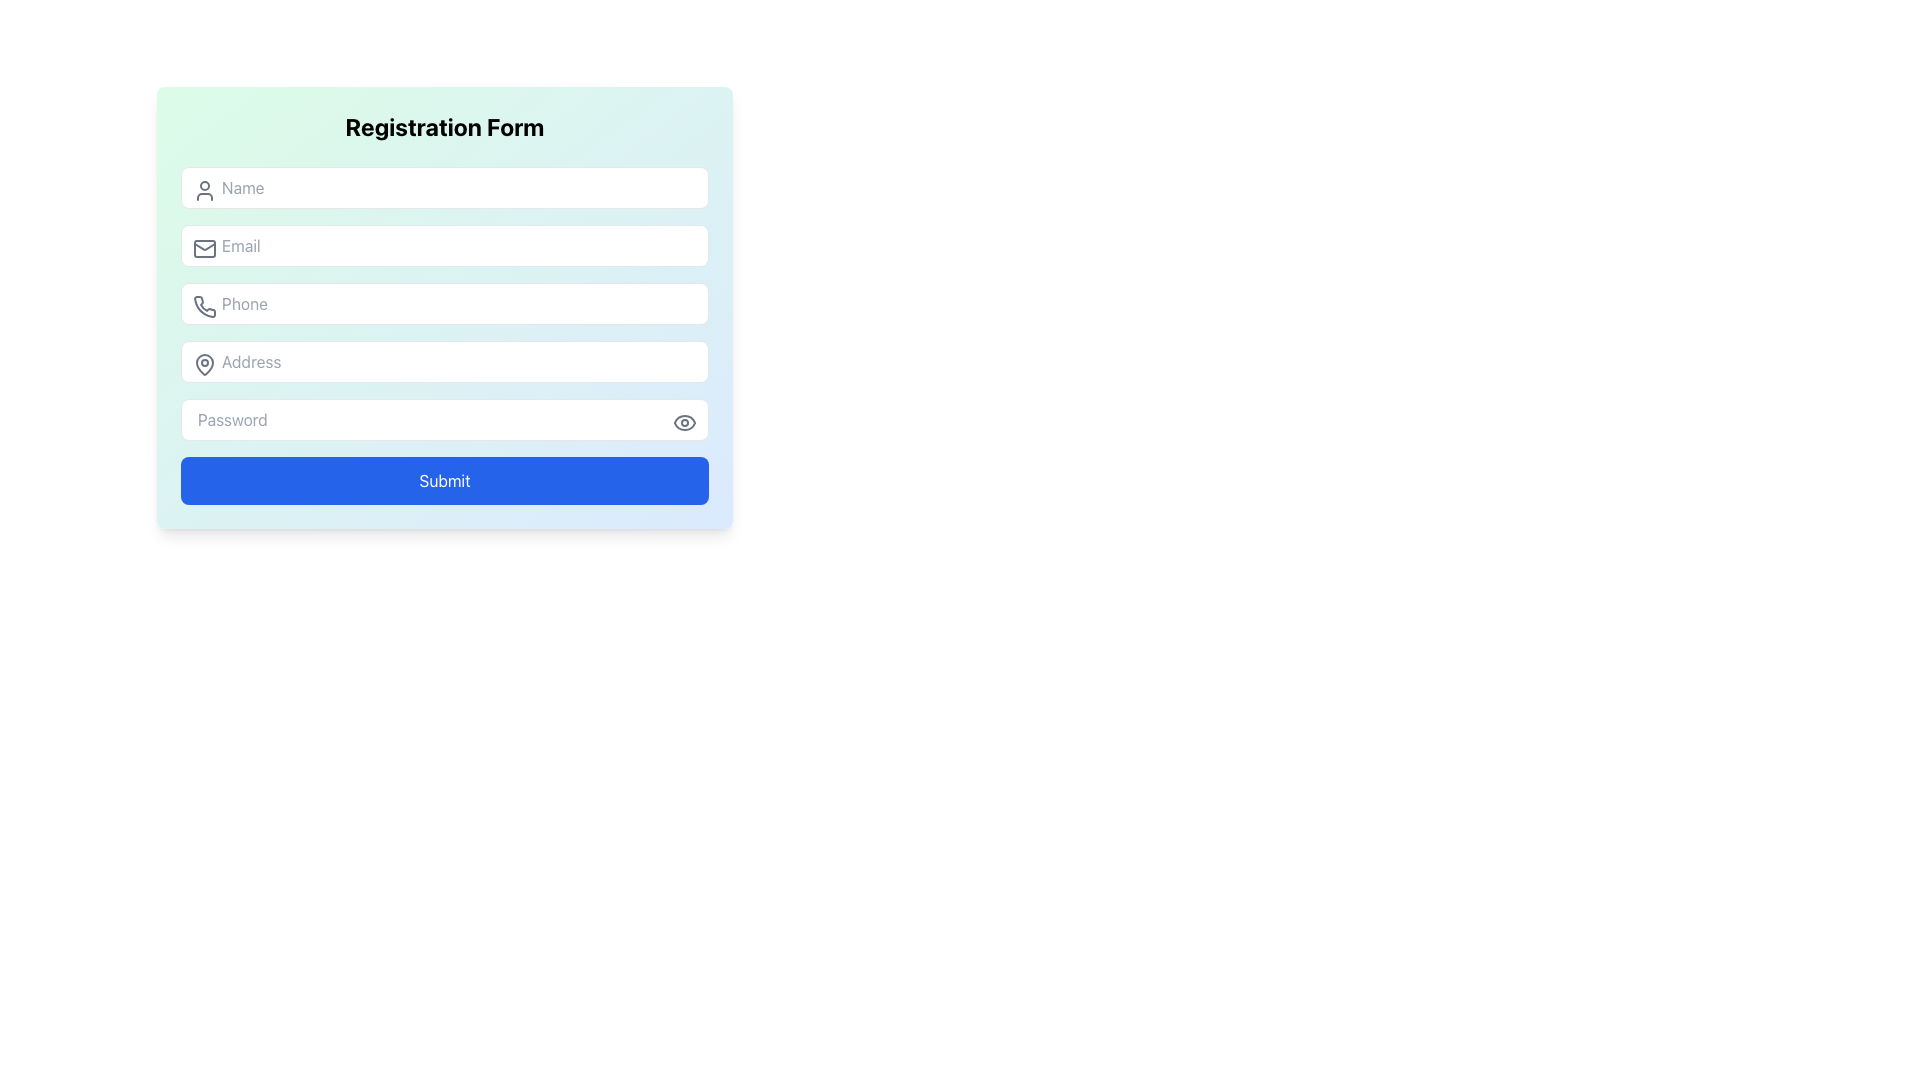 The width and height of the screenshot is (1920, 1080). What do you see at coordinates (444, 362) in the screenshot?
I see `the address input field located below the Phone input field and above the Password input field in the Registration Form to focus on it` at bounding box center [444, 362].